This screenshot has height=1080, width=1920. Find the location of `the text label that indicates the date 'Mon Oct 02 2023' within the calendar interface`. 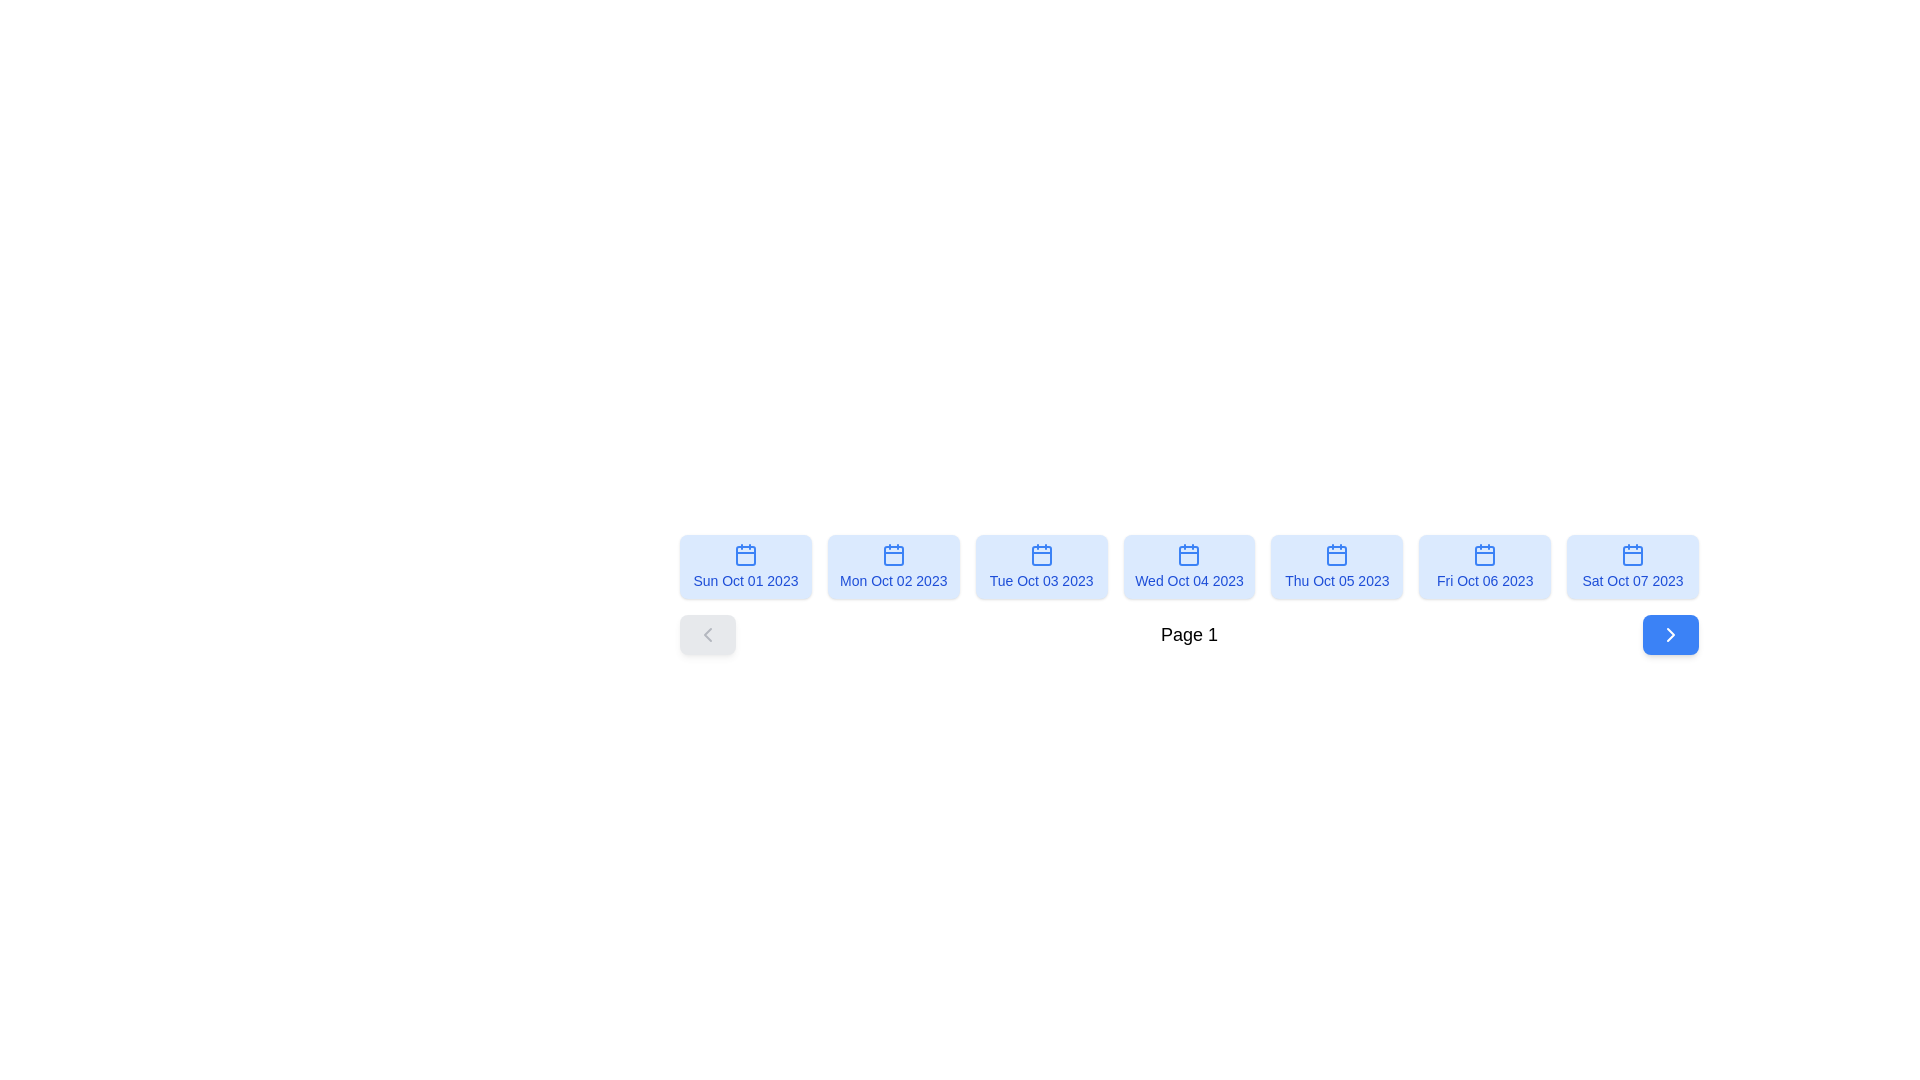

the text label that indicates the date 'Mon Oct 02 2023' within the calendar interface is located at coordinates (892, 581).